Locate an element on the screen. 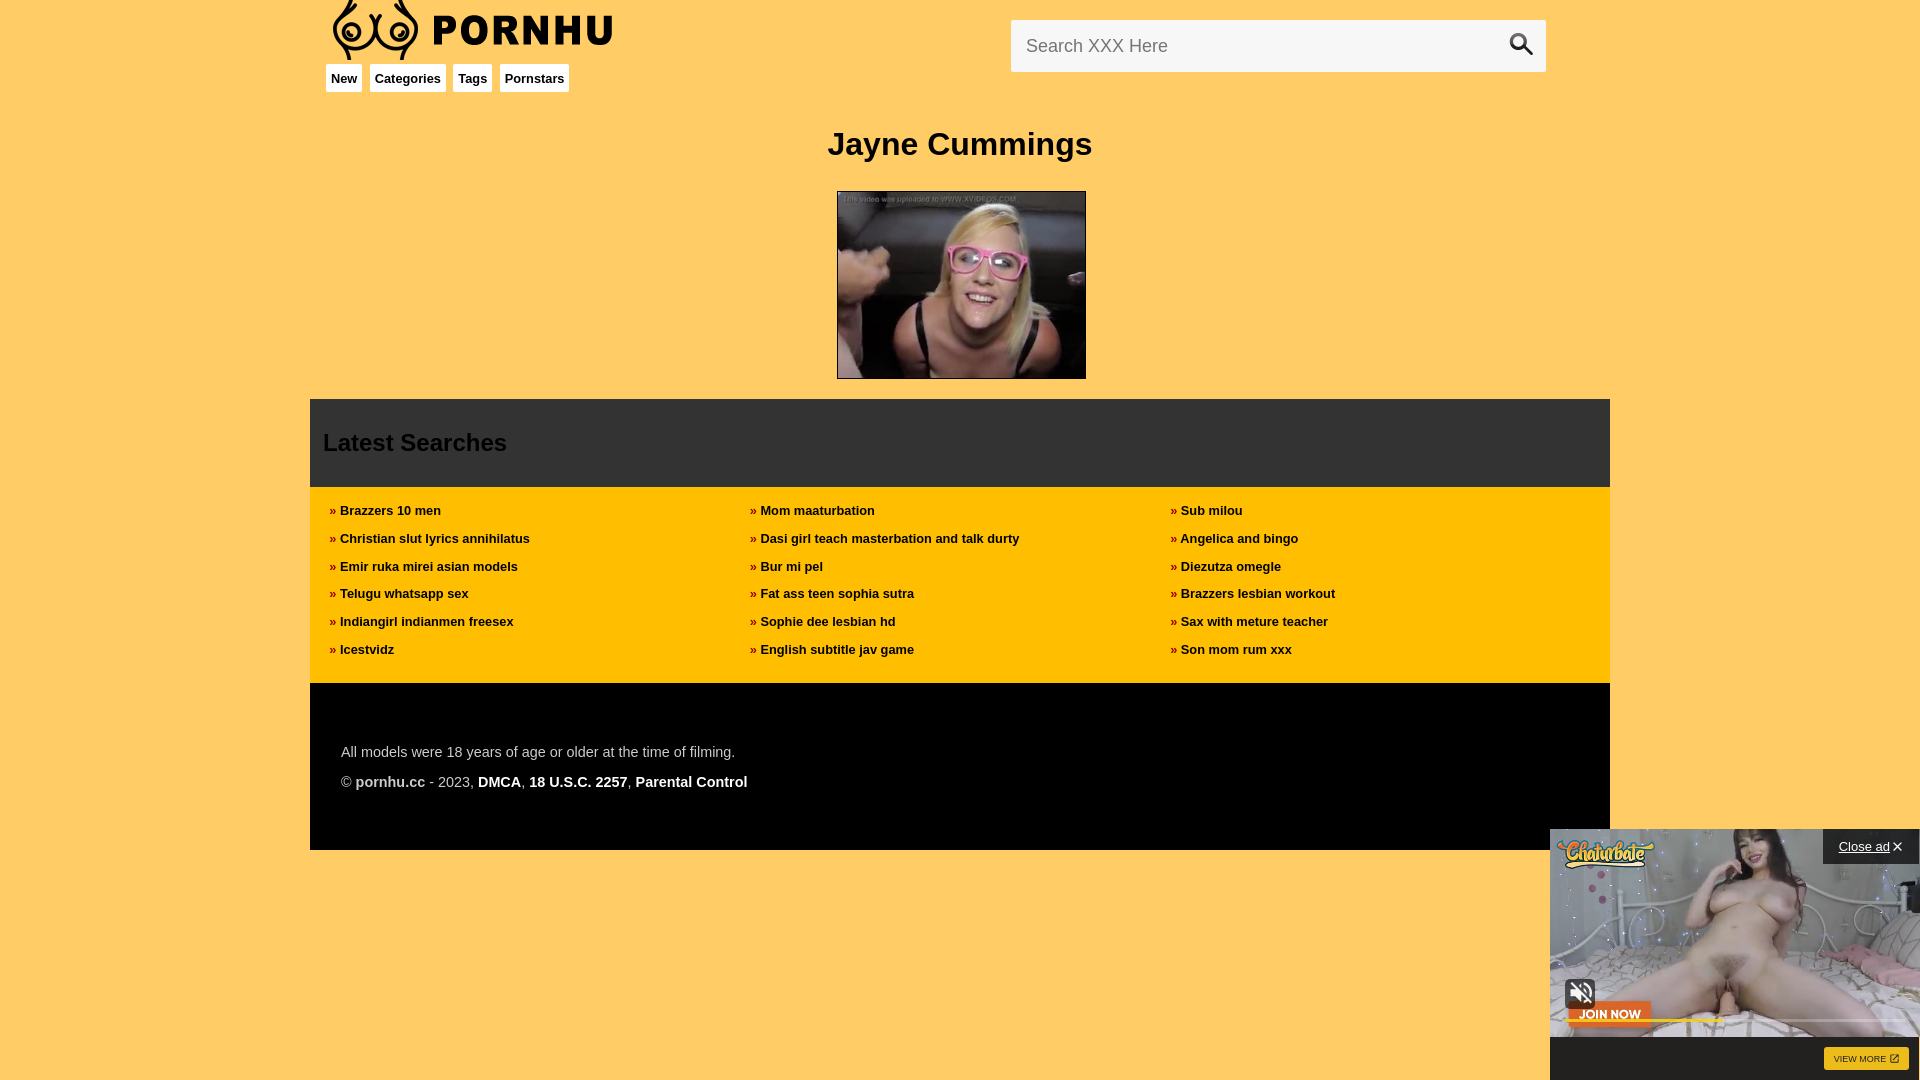  'Icestvidz' is located at coordinates (366, 649).